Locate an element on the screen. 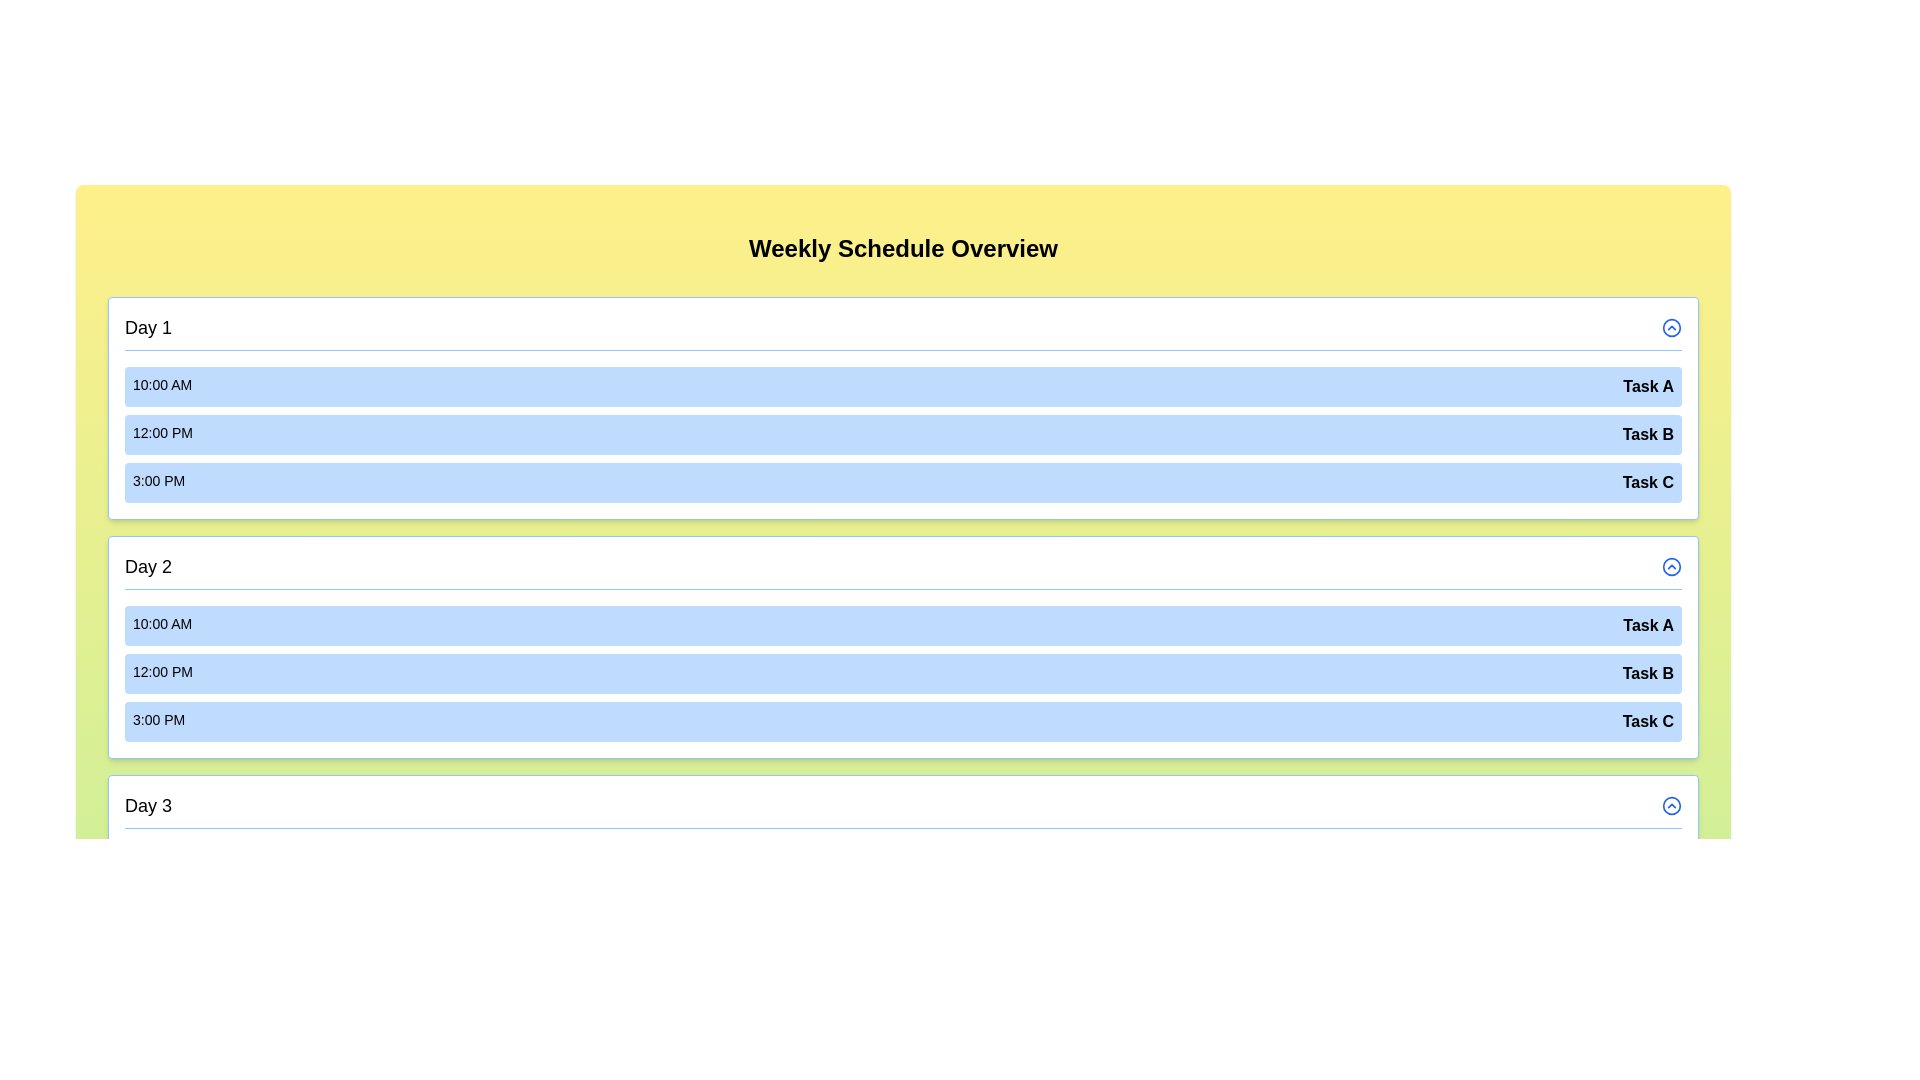  the event labeled 'Task A' on 'Day 1' to display additional information is located at coordinates (902, 386).